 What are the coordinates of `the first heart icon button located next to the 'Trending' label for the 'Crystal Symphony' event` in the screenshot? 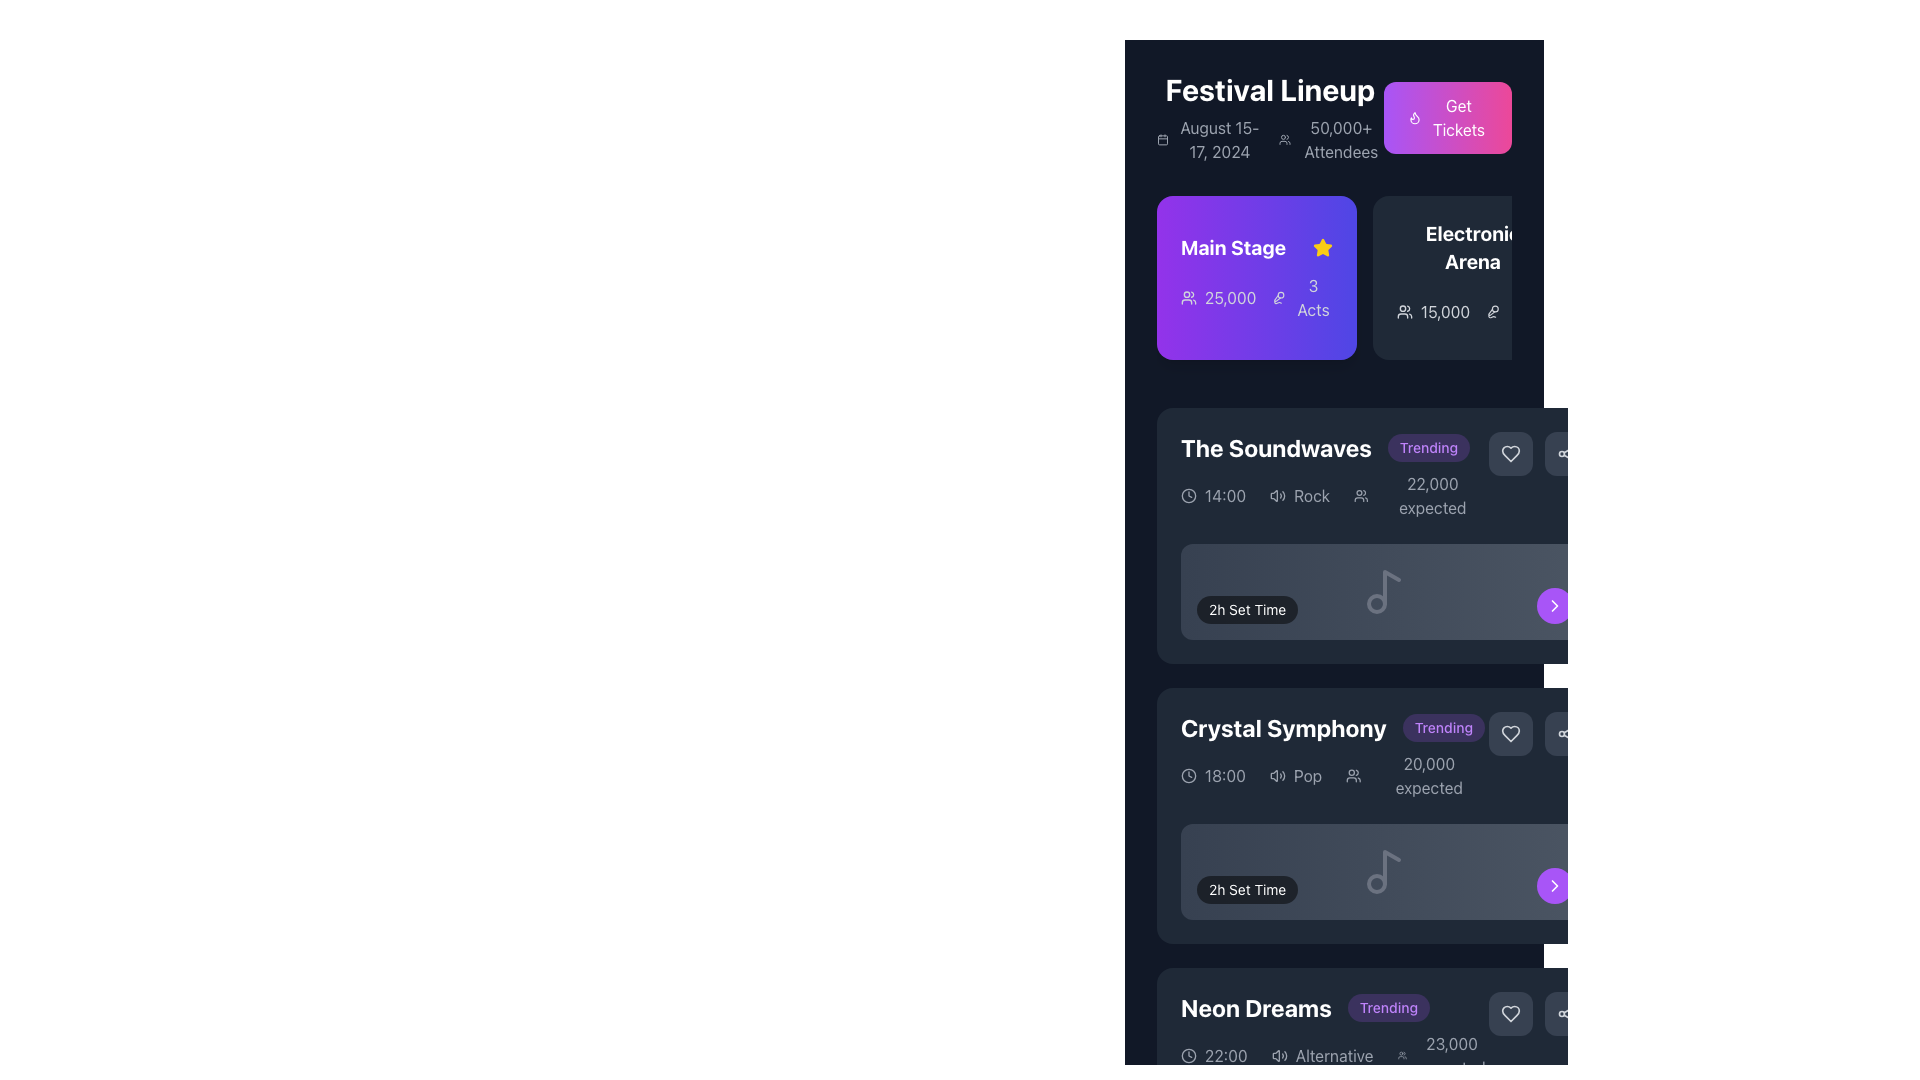 It's located at (1511, 733).